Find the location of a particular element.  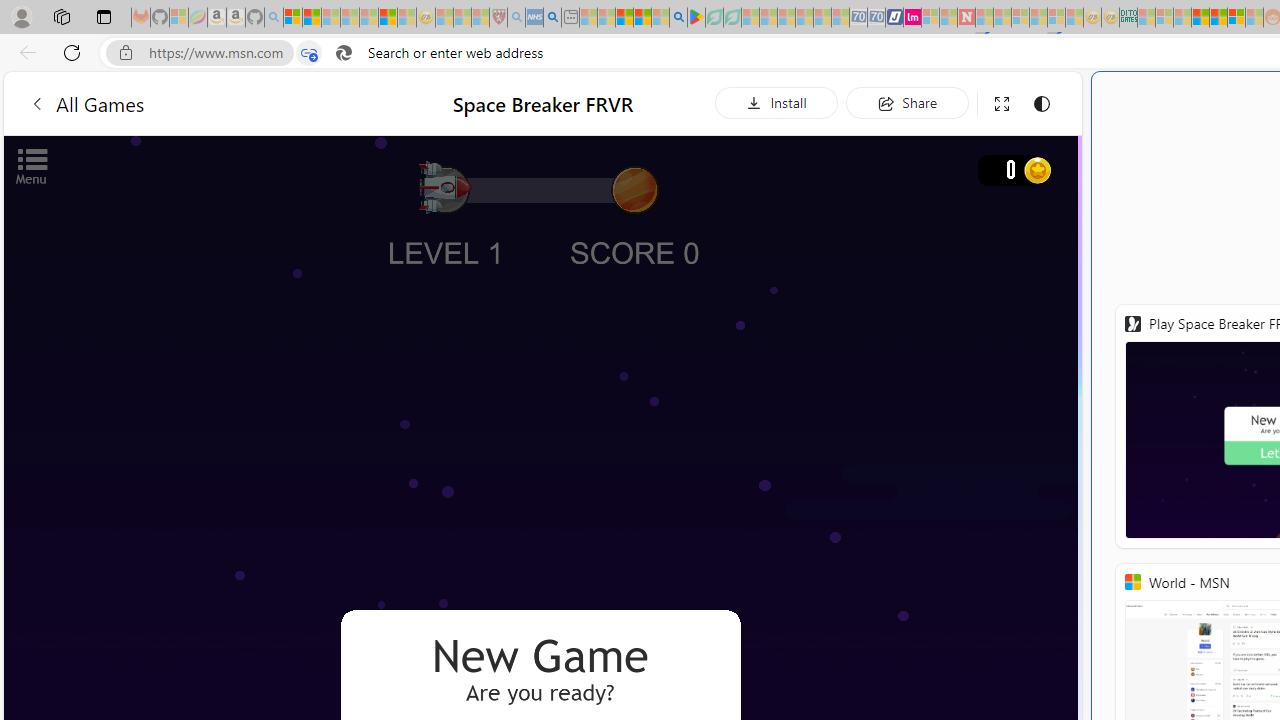

'Jobs - lastminute.com Investor Portal' is located at coordinates (911, 17).